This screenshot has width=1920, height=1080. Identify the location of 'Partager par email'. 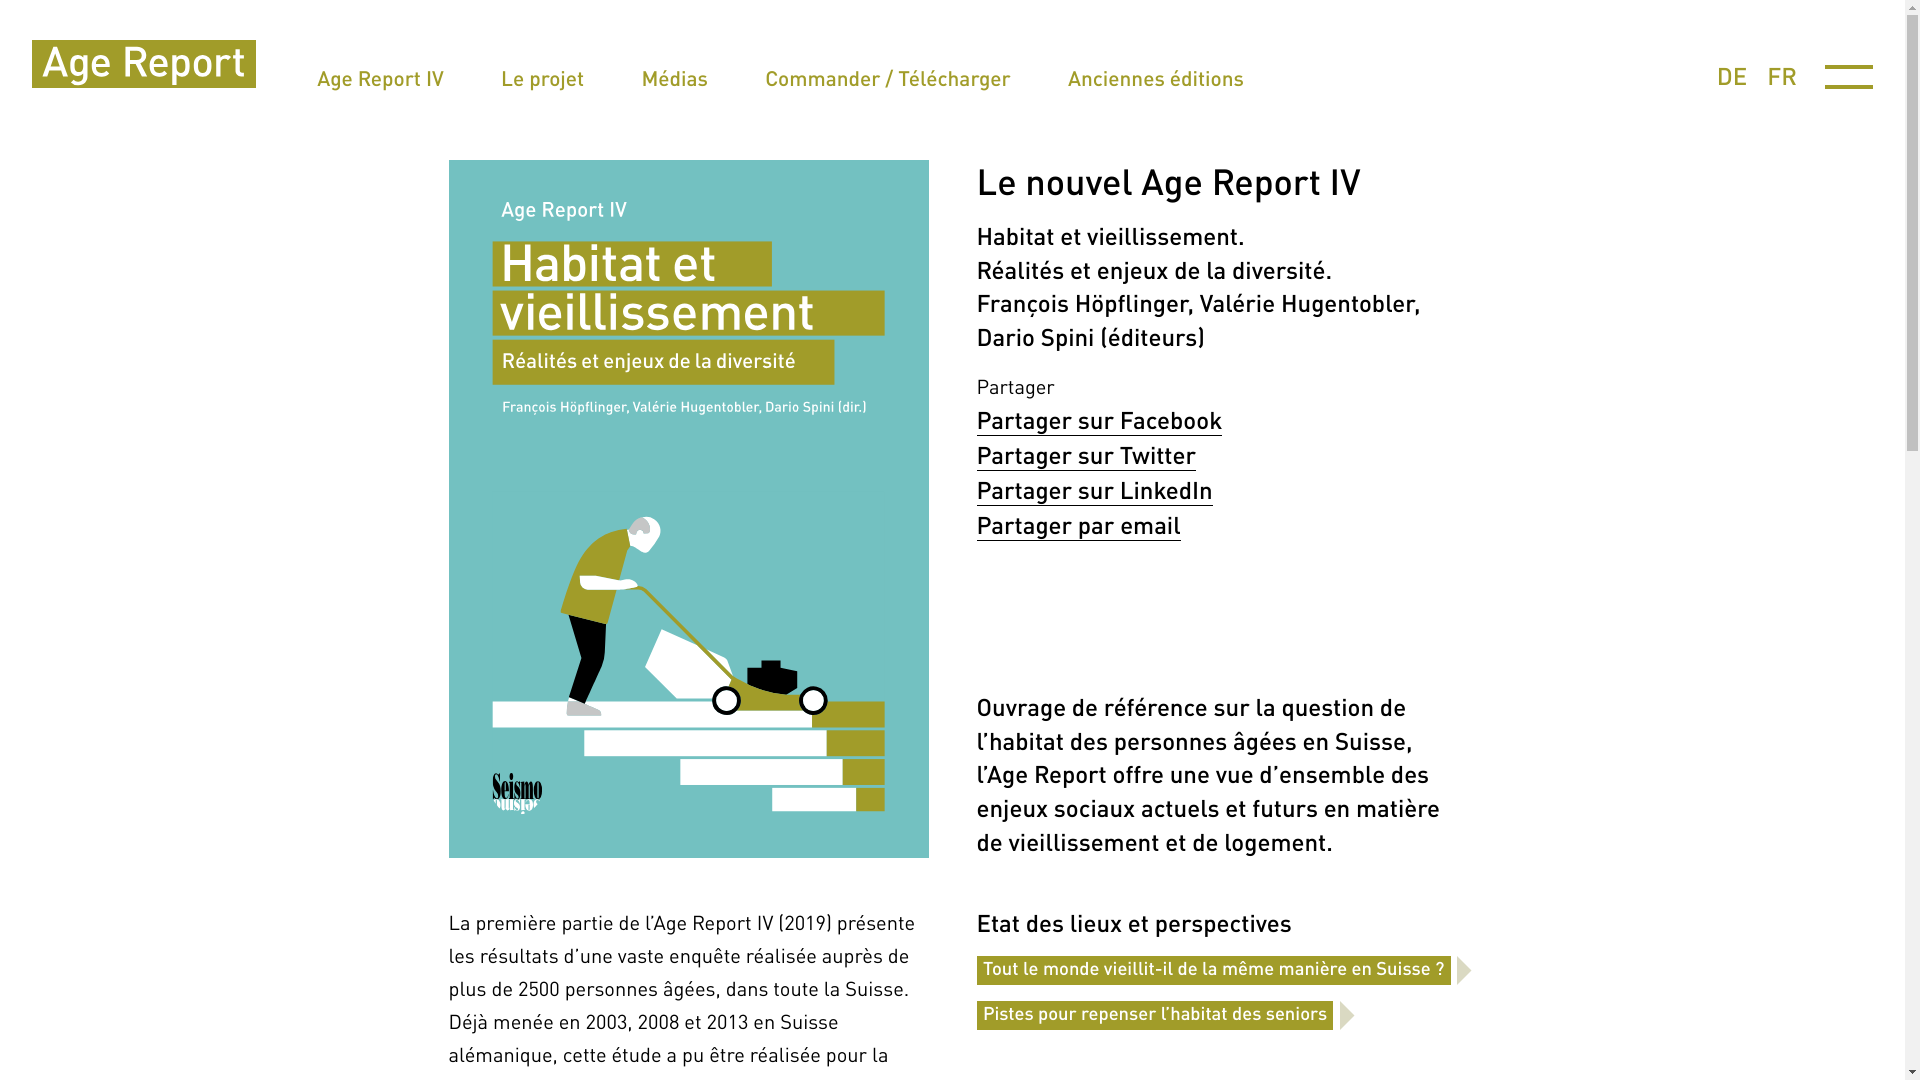
(1077, 523).